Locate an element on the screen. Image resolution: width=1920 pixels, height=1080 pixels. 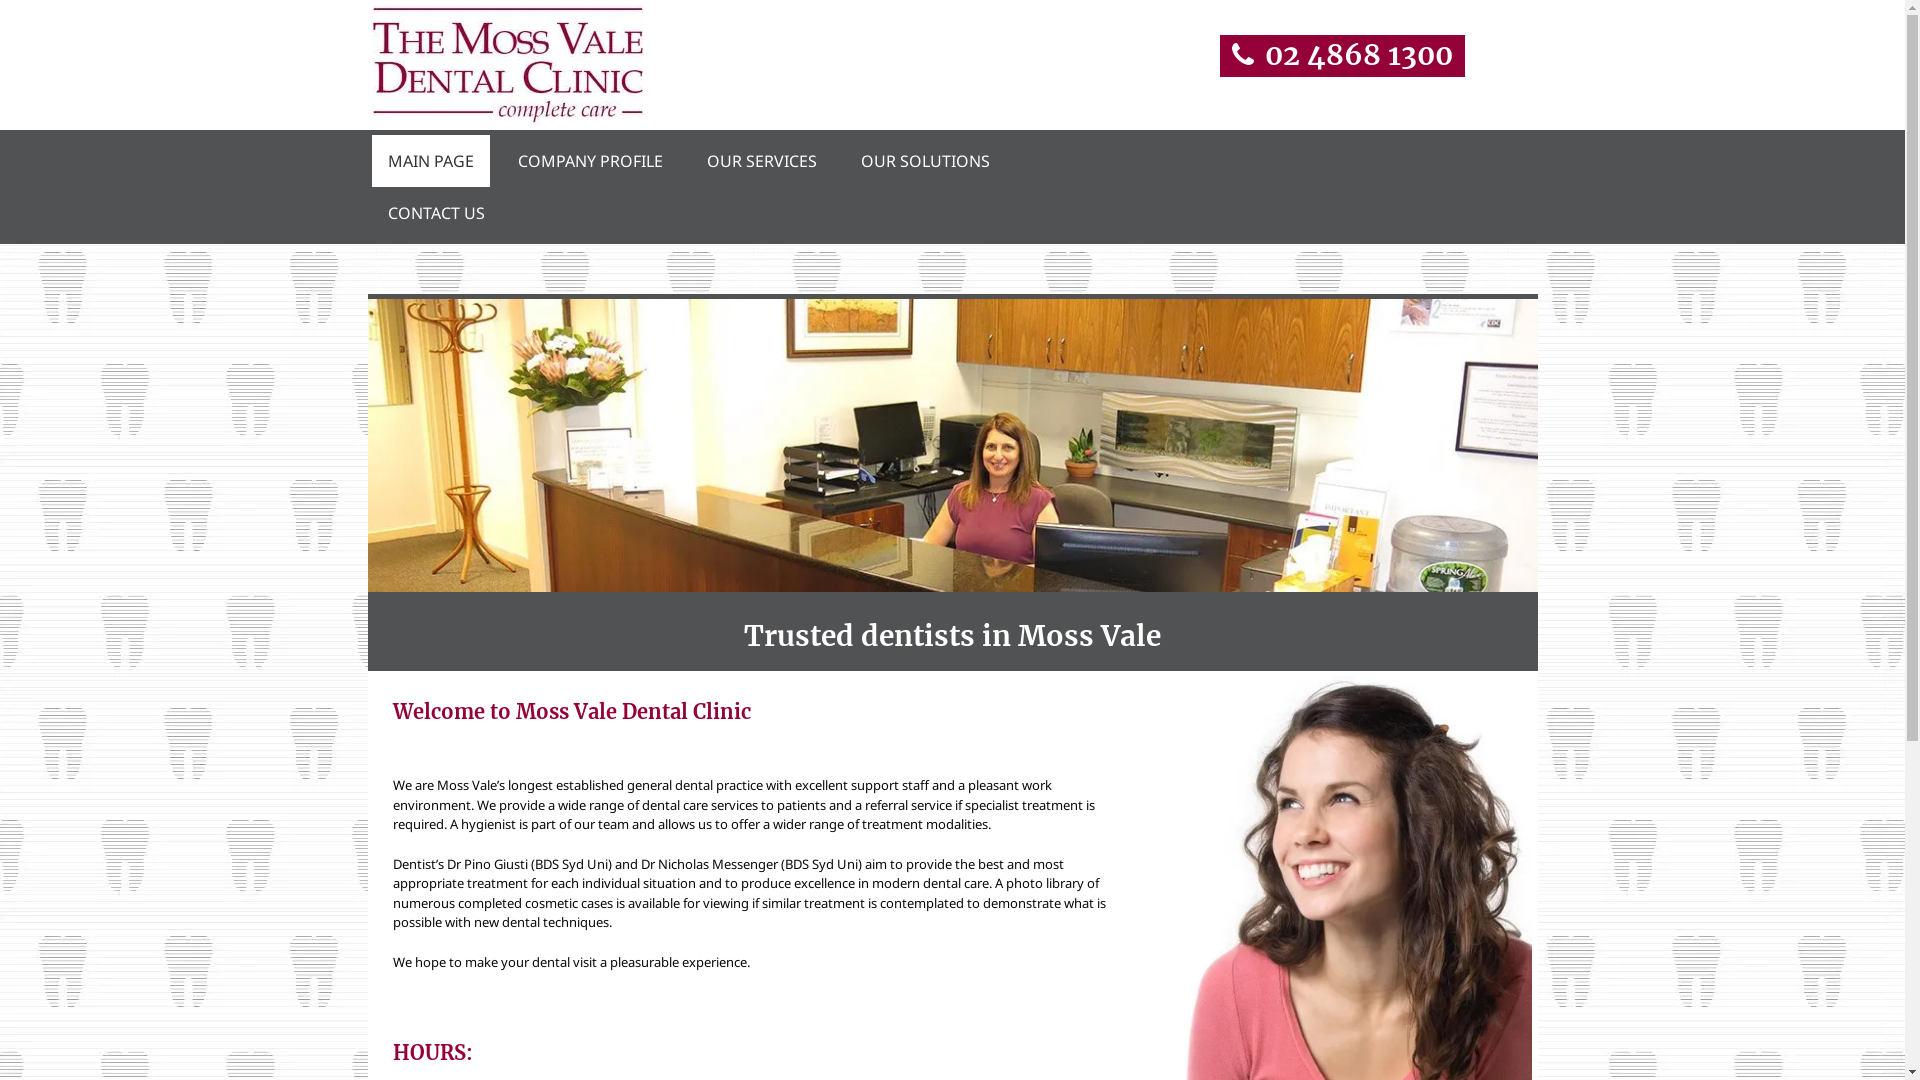
'OUR SOLUTIONS' is located at coordinates (923, 160).